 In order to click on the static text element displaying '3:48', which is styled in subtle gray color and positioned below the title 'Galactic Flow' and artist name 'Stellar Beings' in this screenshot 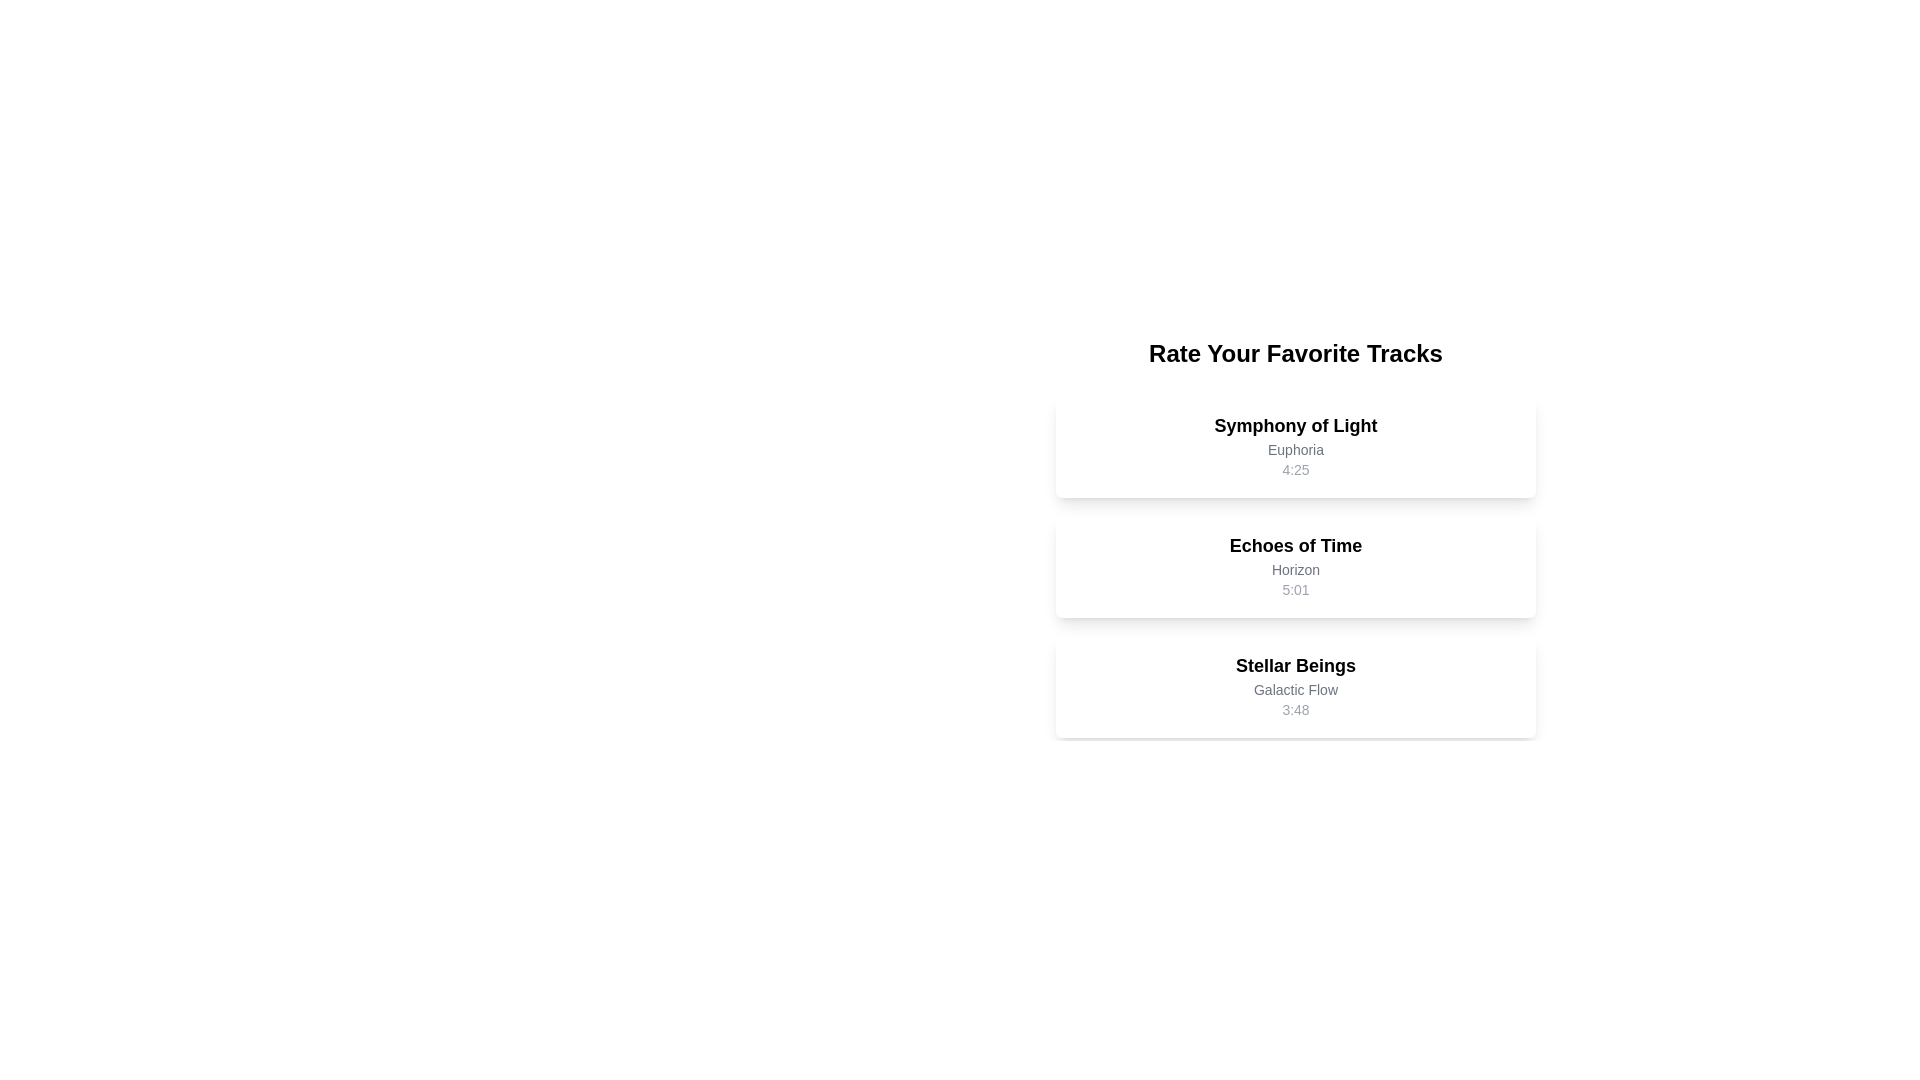, I will do `click(1296, 708)`.